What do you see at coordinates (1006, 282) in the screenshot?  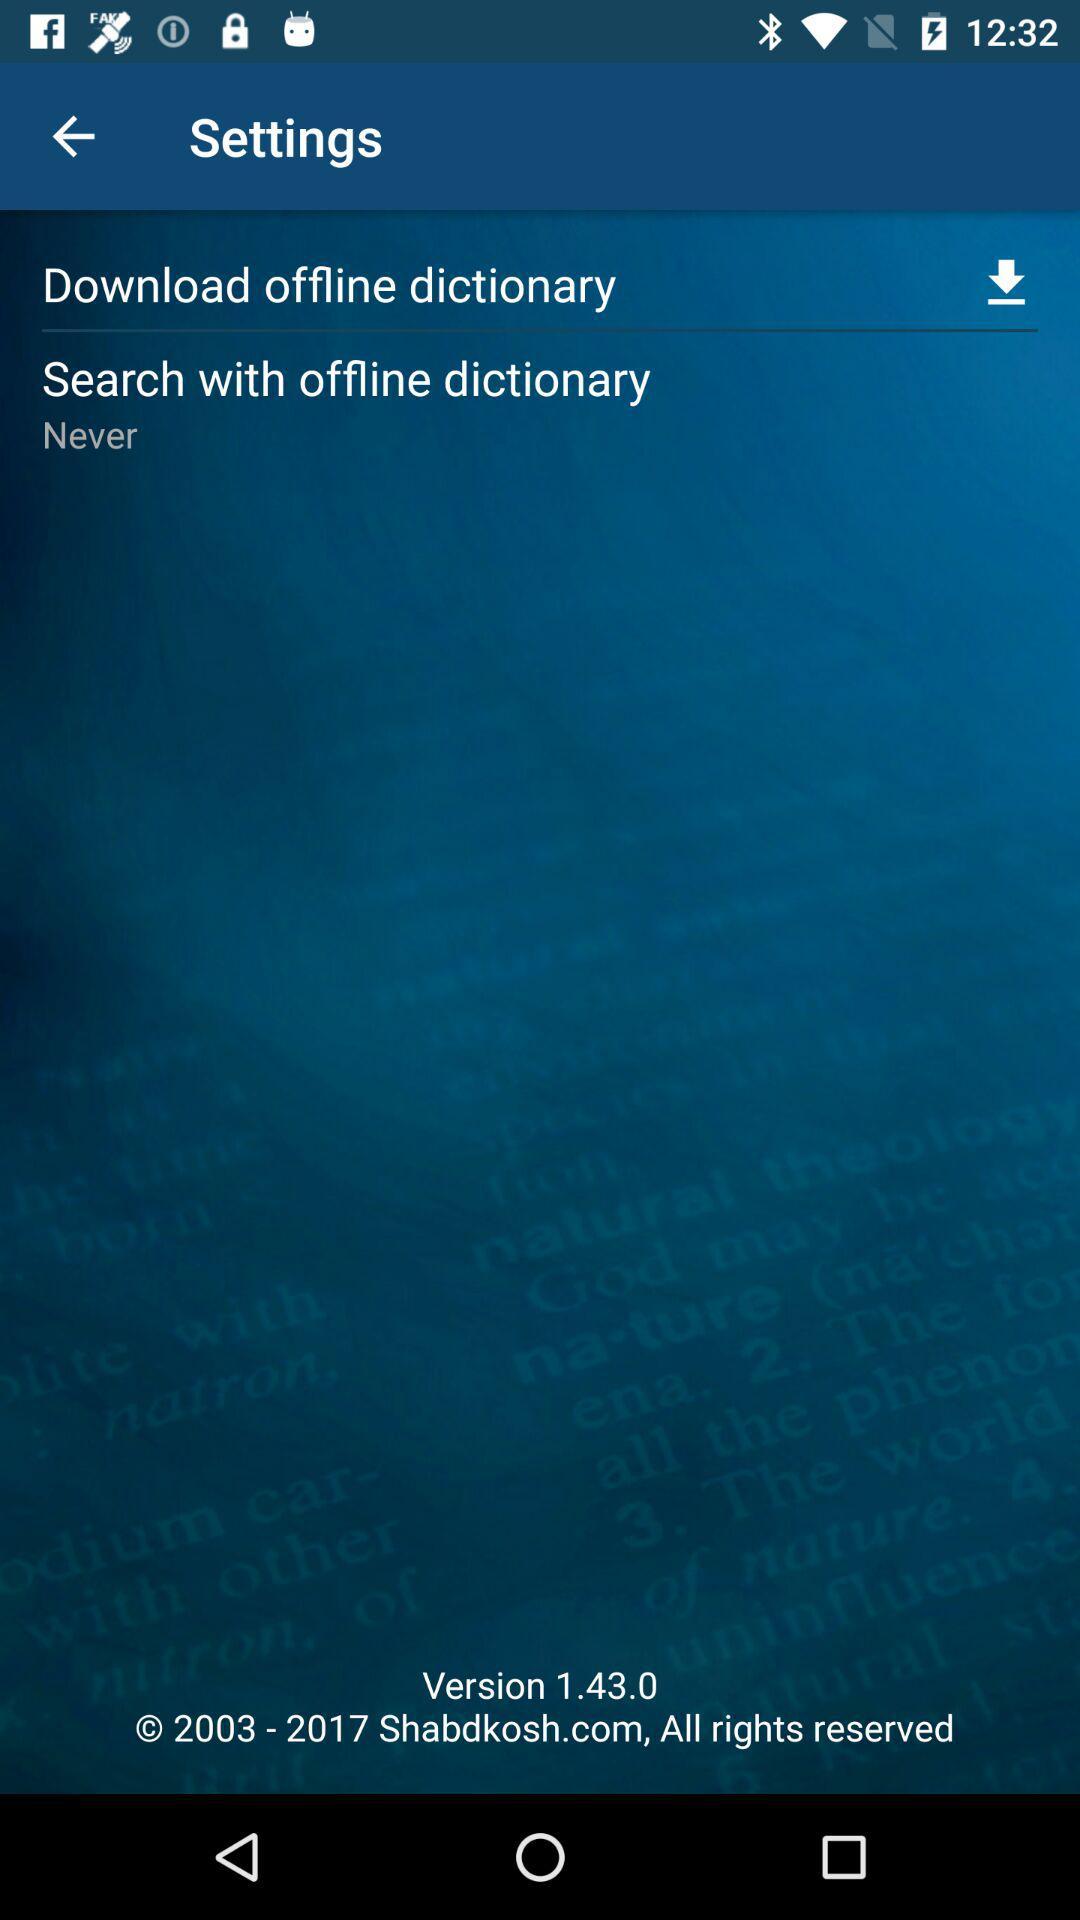 I see `expand this menu` at bounding box center [1006, 282].